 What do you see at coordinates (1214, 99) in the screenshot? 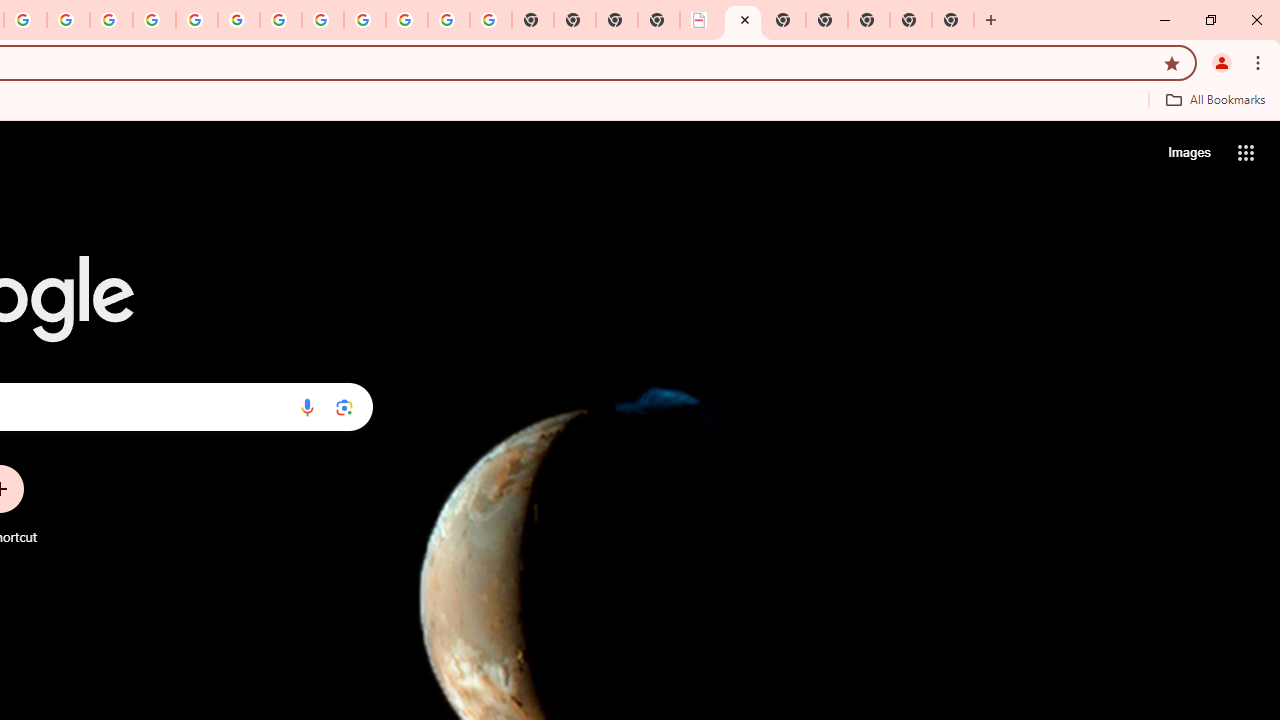
I see `'All Bookmarks'` at bounding box center [1214, 99].